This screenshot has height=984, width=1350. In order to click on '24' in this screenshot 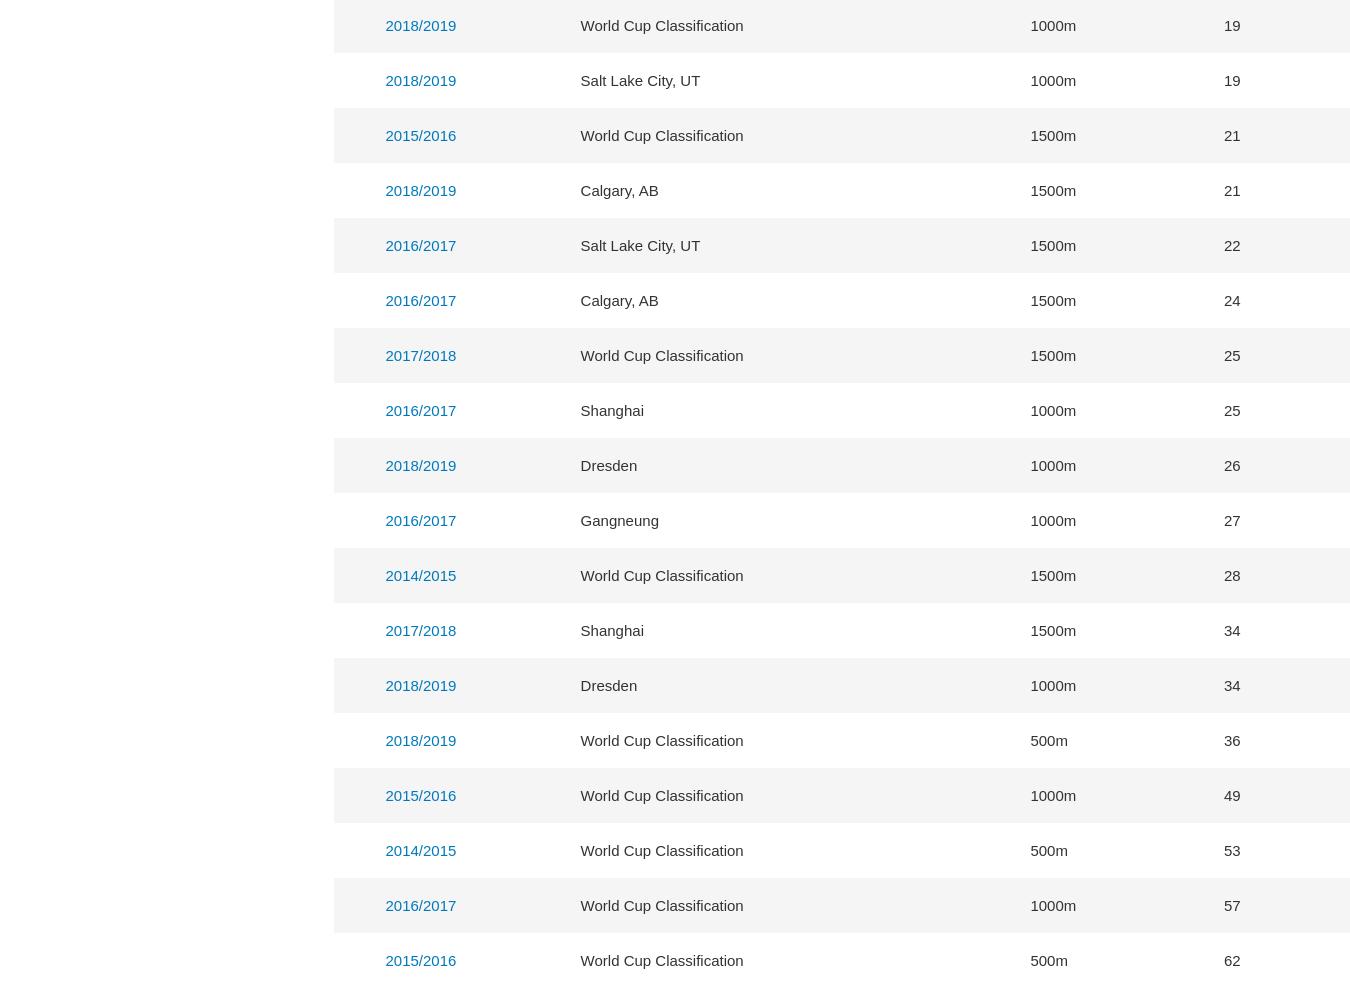, I will do `click(1231, 299)`.